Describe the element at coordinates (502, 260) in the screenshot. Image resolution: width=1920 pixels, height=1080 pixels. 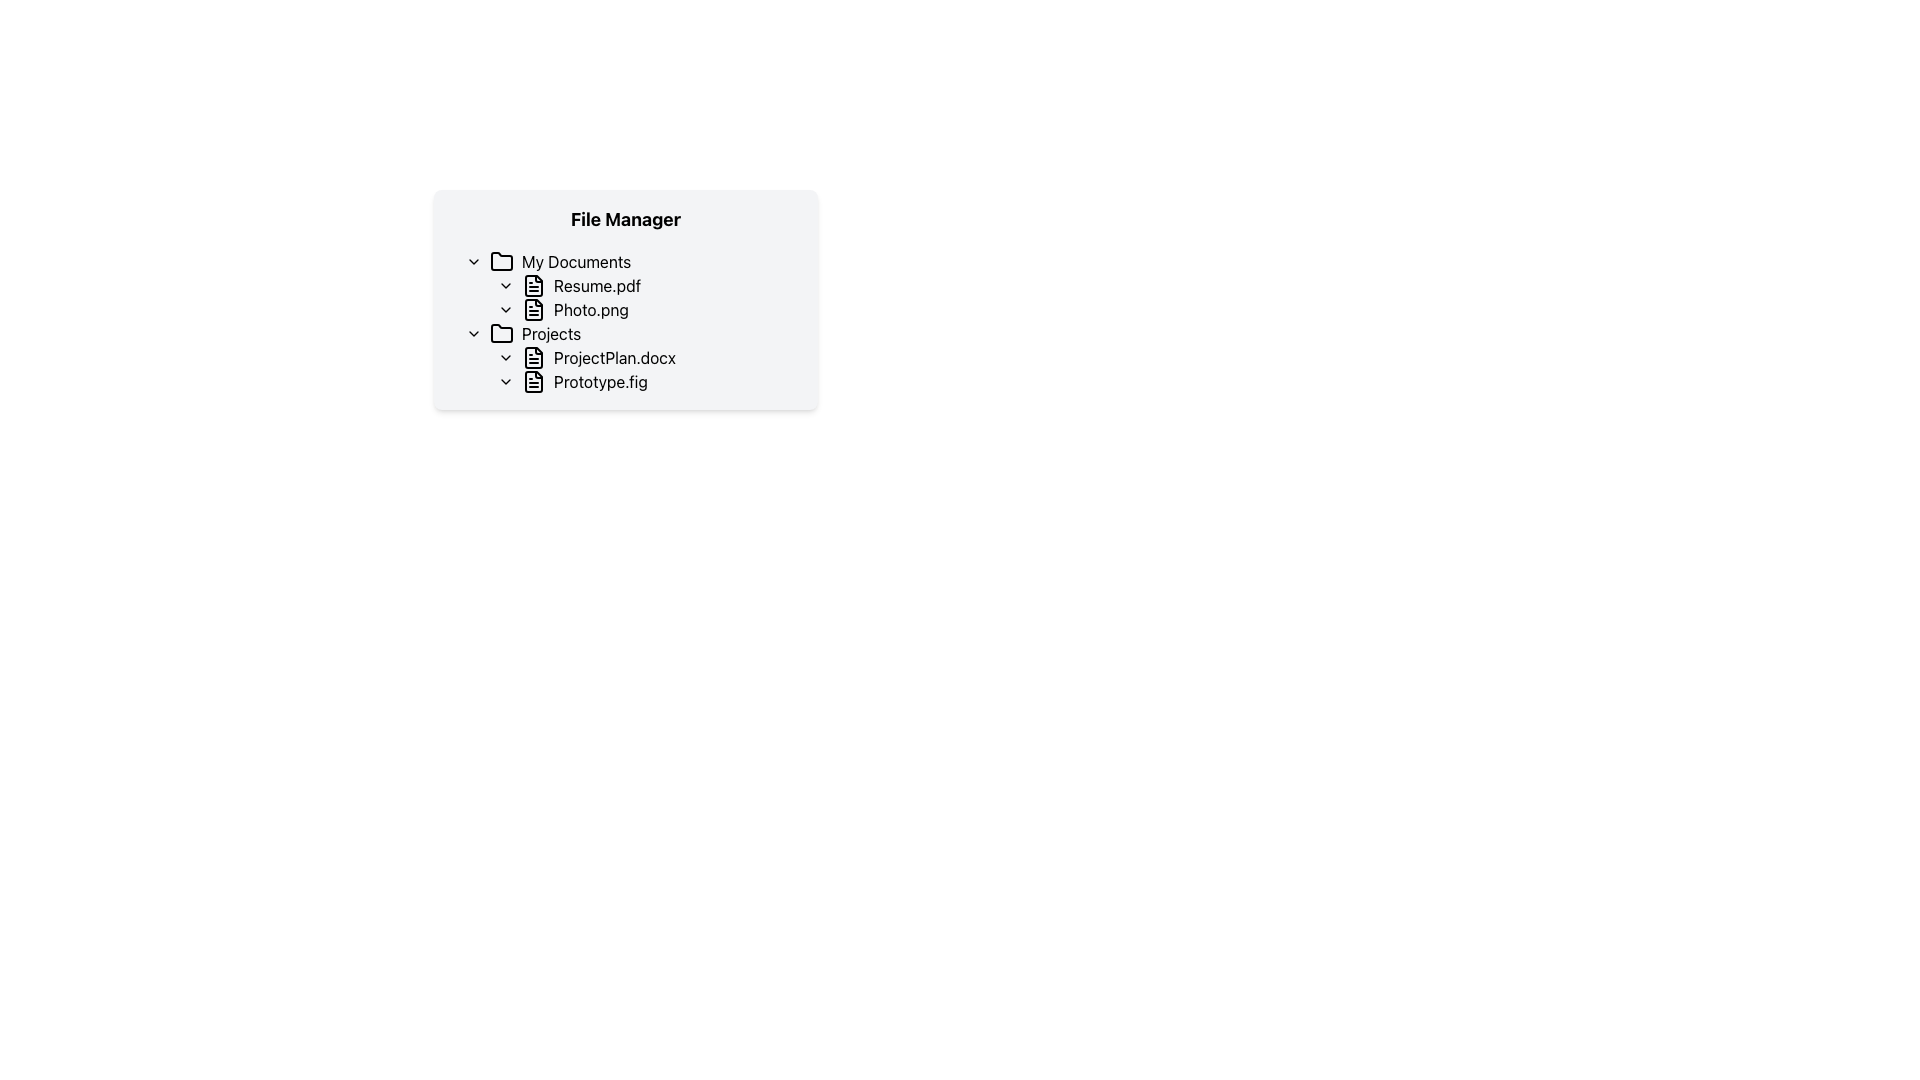
I see `the folder icon representing 'My Documents' by clicking on it` at that location.